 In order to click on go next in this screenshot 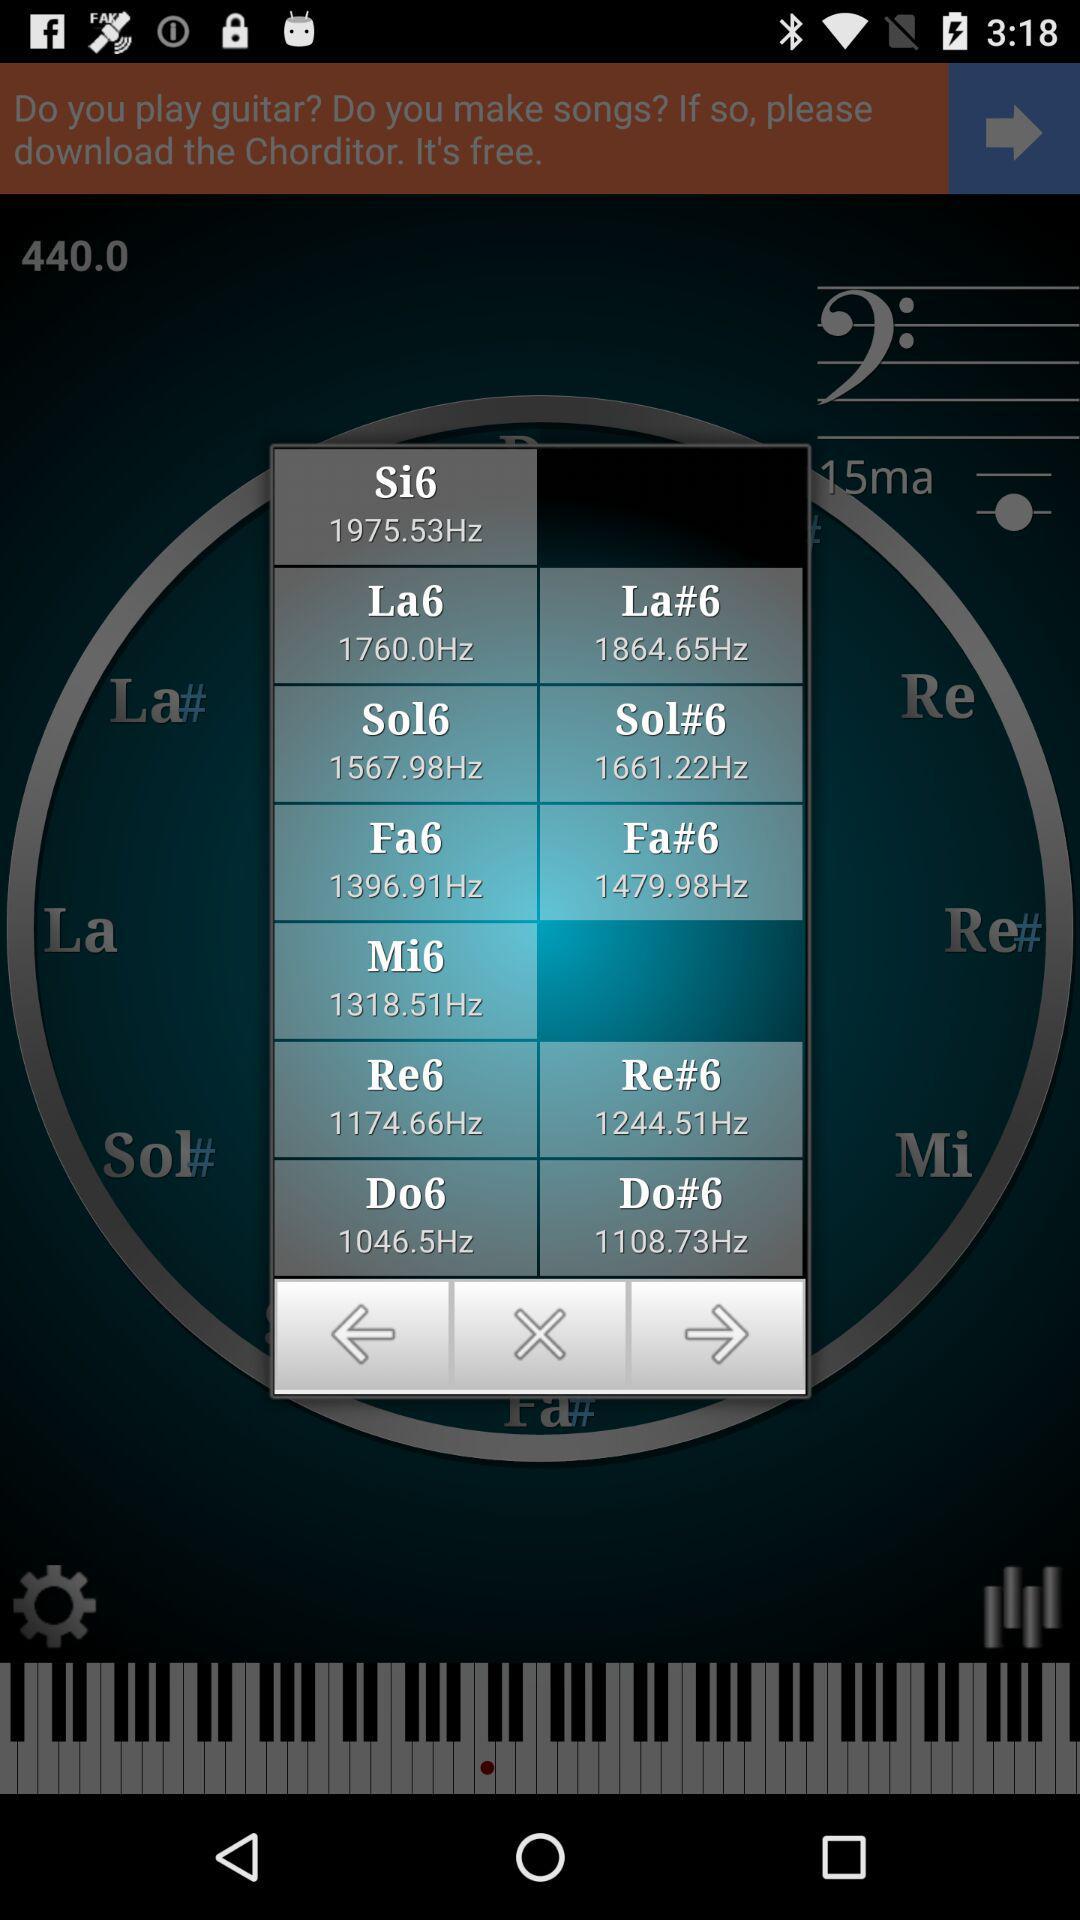, I will do `click(716, 1334)`.